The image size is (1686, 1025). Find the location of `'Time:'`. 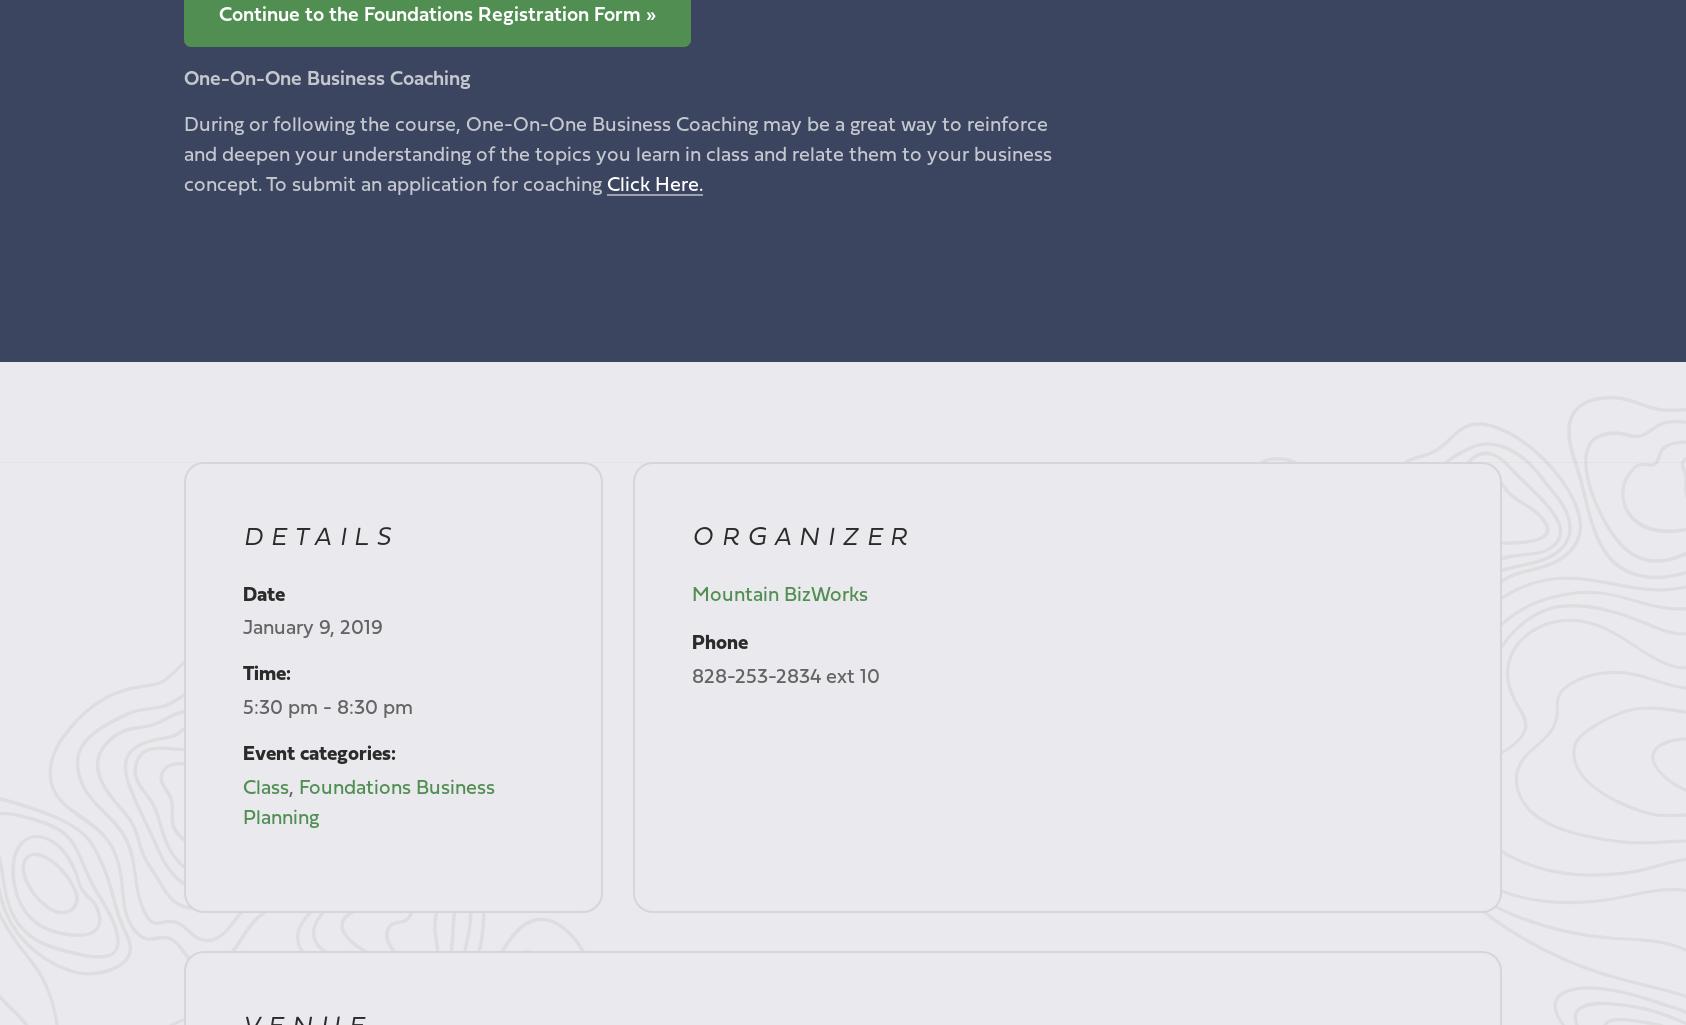

'Time:' is located at coordinates (241, 674).